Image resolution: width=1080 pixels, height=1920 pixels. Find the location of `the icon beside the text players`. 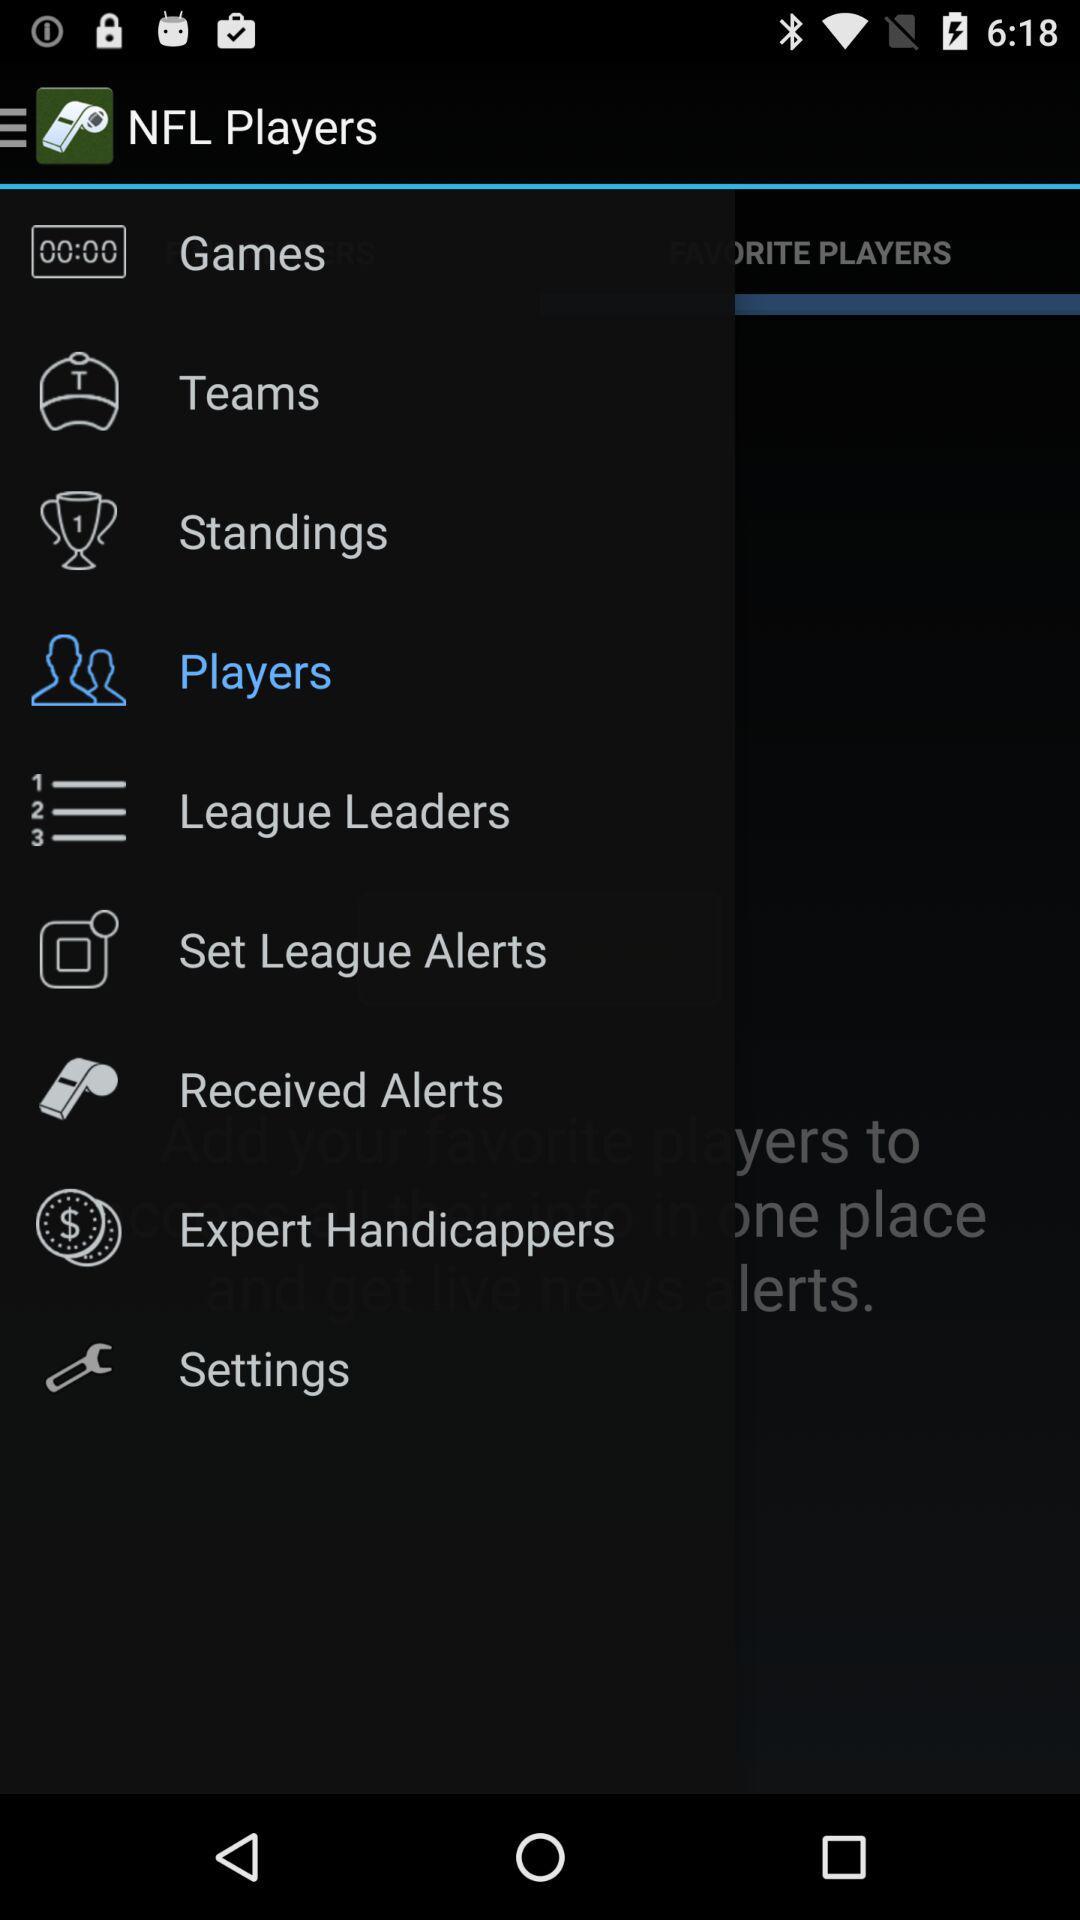

the icon beside the text players is located at coordinates (77, 670).